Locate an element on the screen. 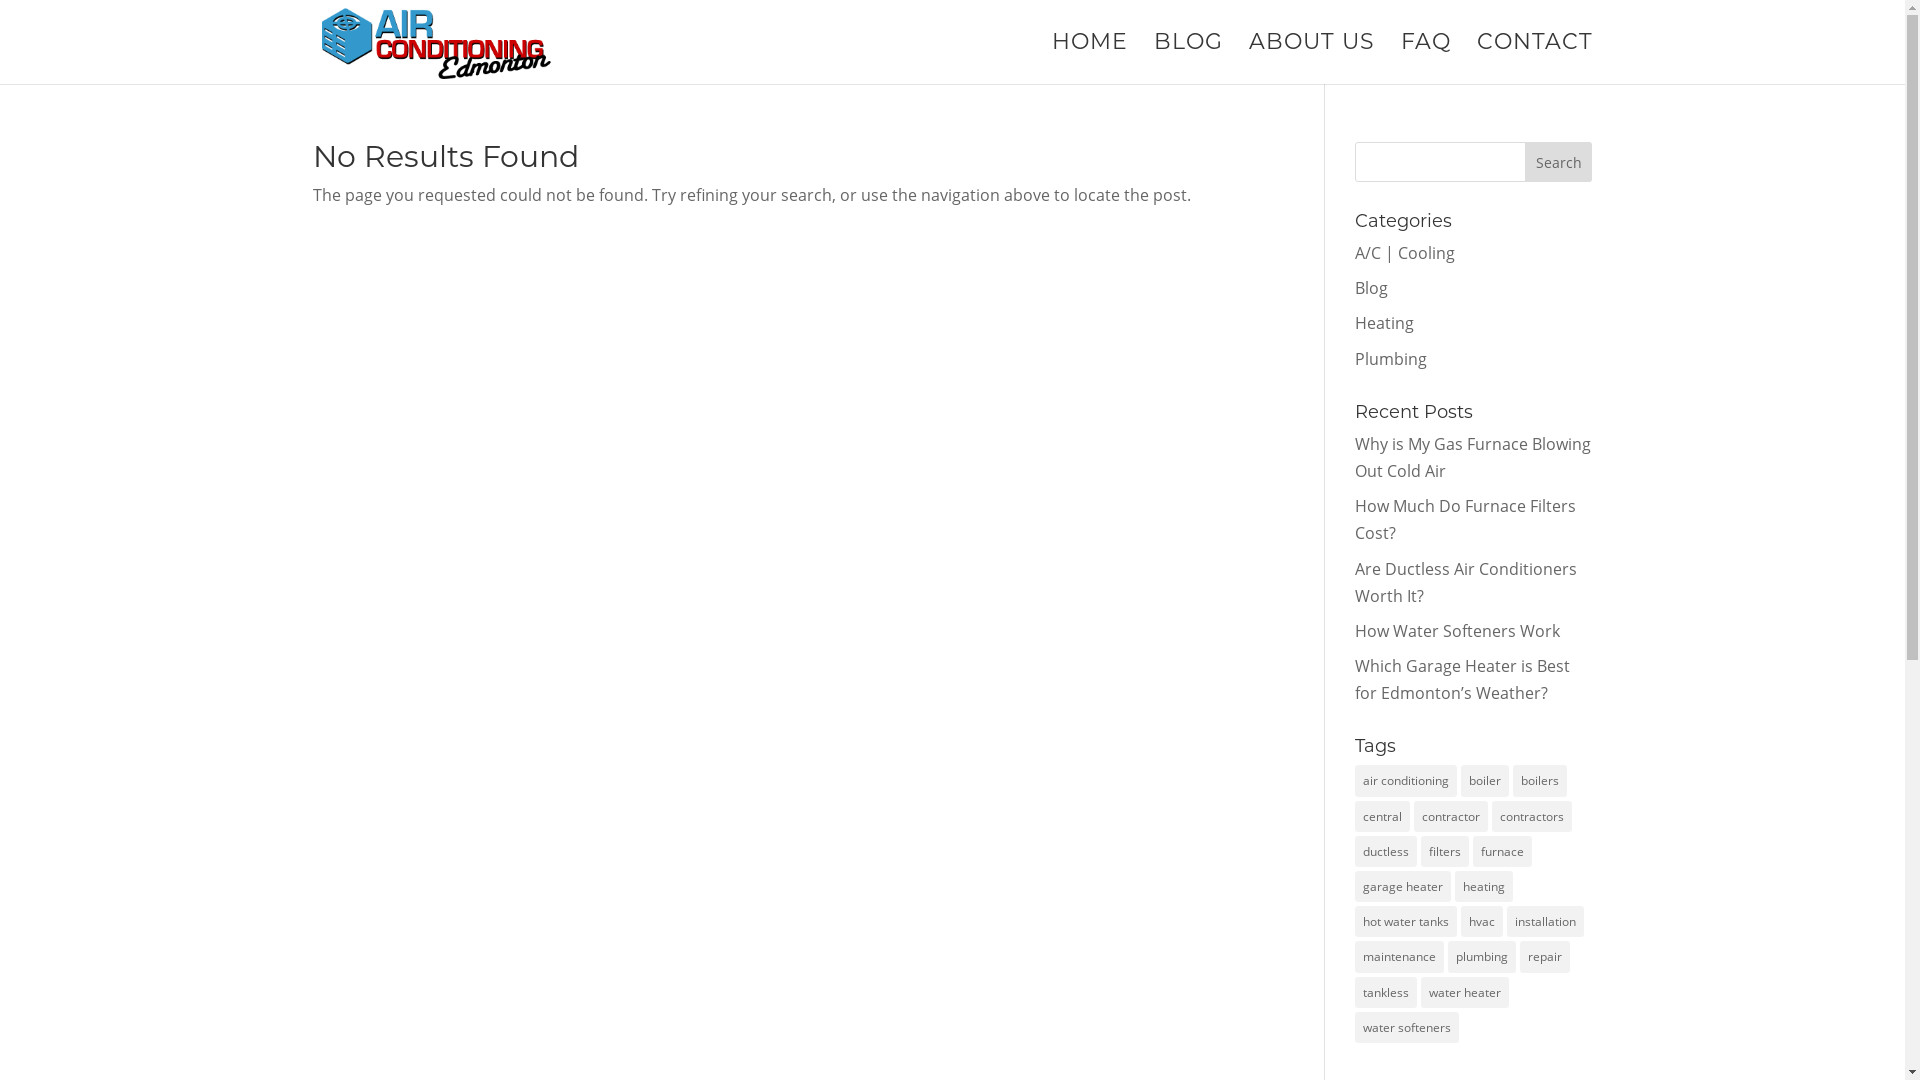 The image size is (1920, 1080). 'hvac' is located at coordinates (1482, 921).